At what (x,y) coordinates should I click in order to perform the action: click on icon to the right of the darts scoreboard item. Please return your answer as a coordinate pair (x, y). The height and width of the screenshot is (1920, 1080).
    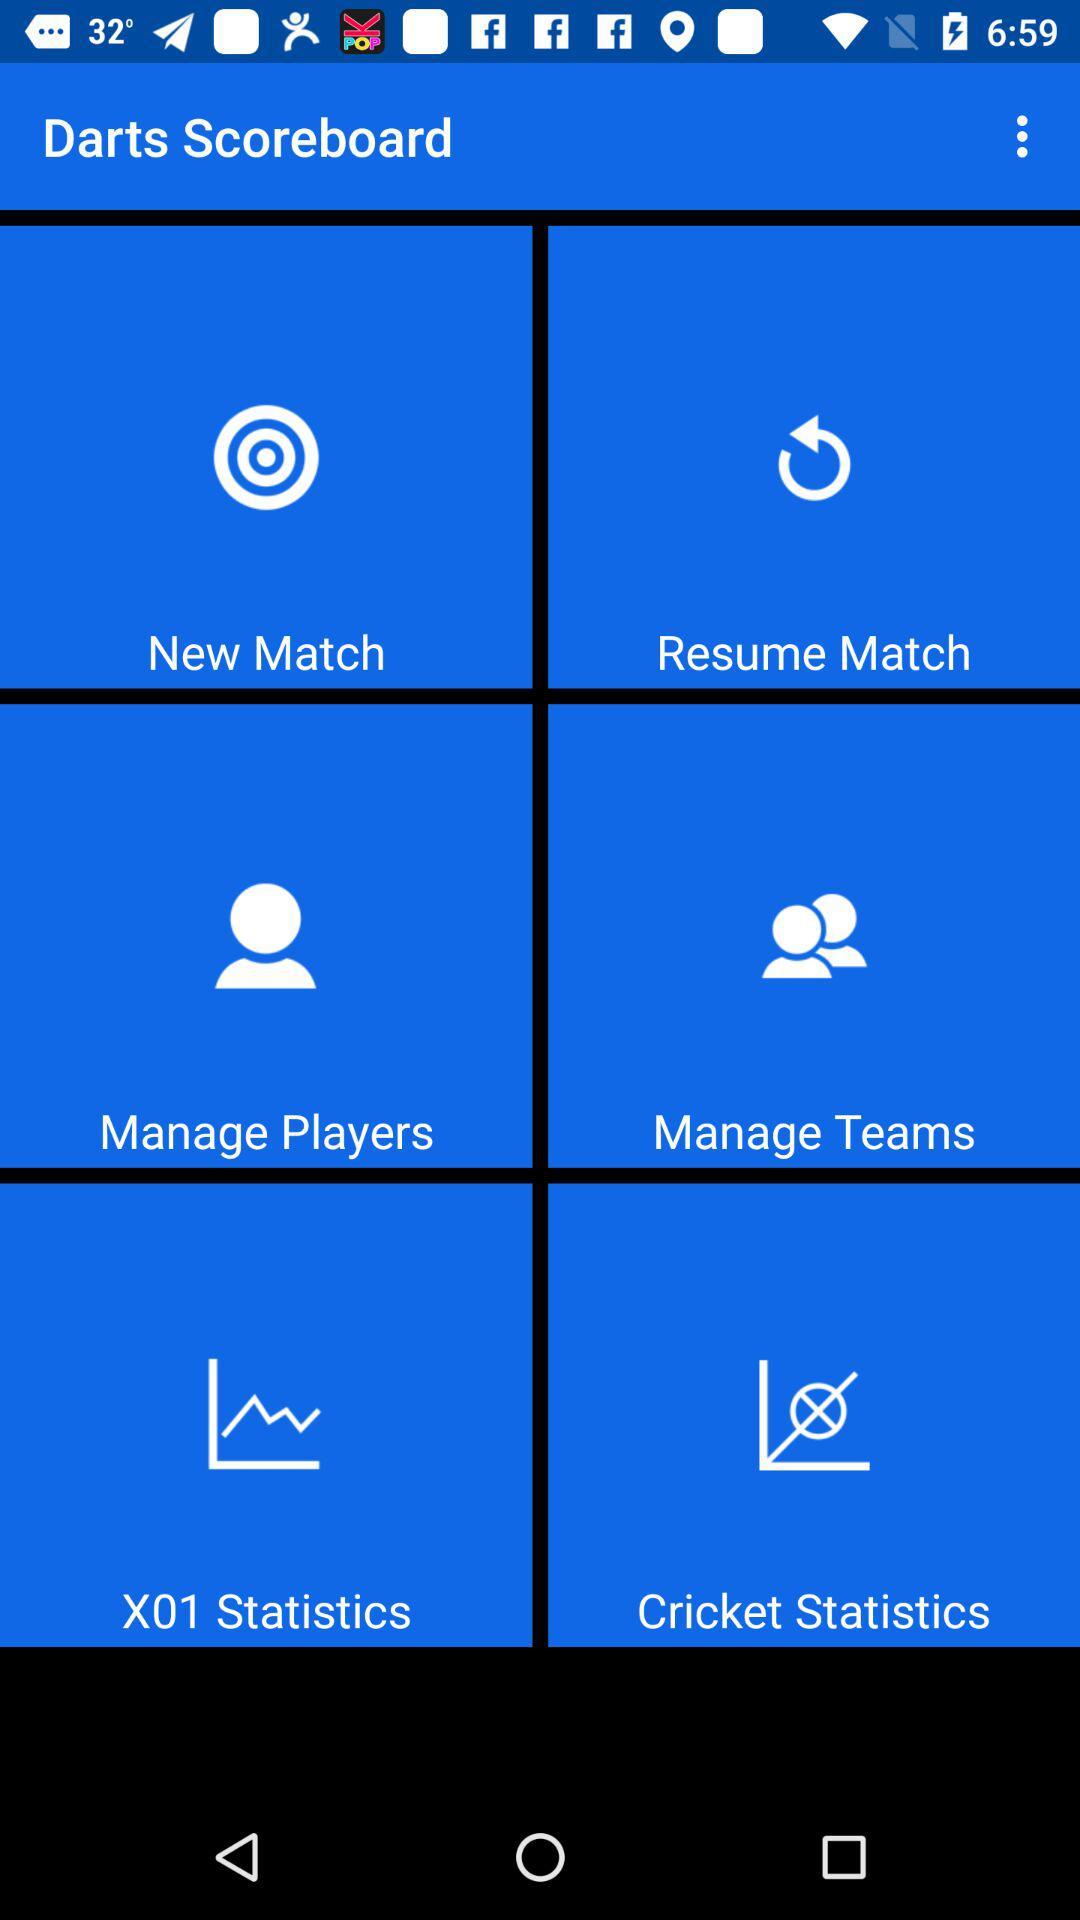
    Looking at the image, I should click on (1027, 135).